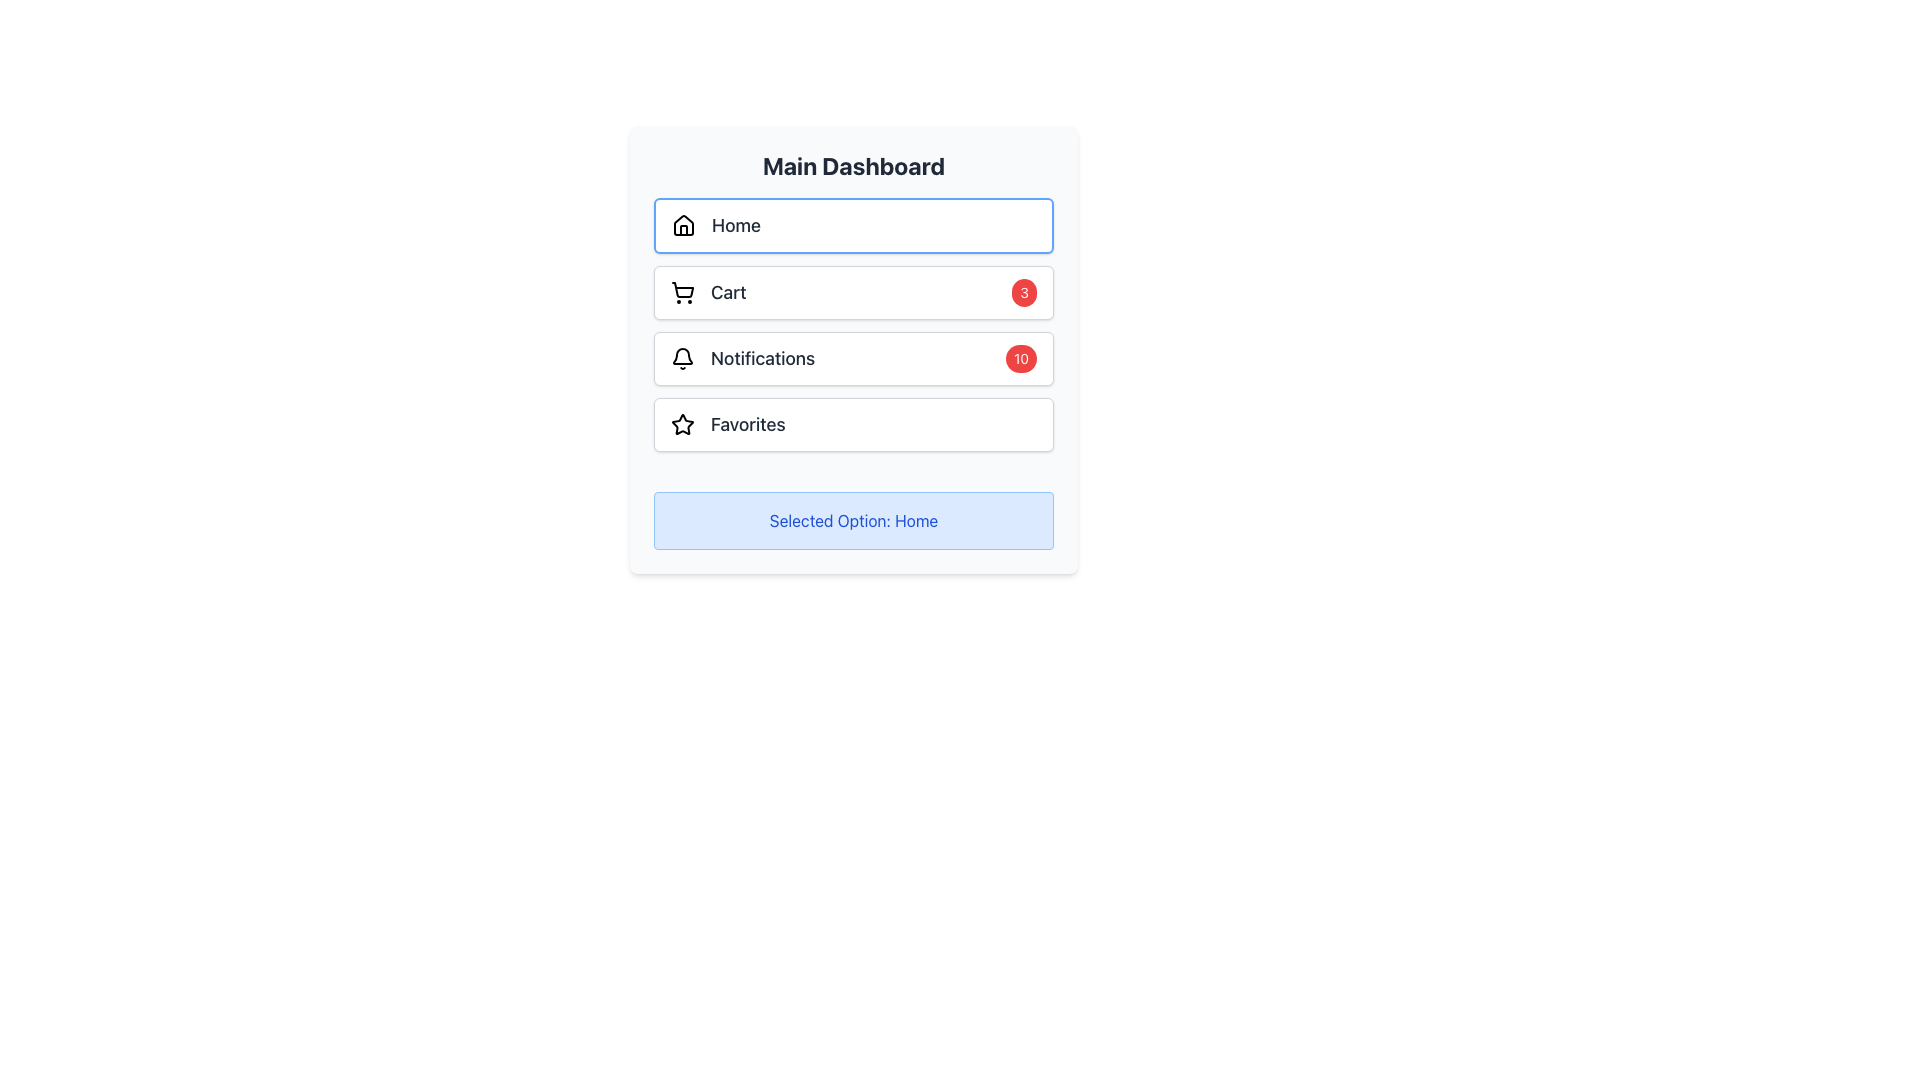  Describe the element at coordinates (682, 423) in the screenshot. I see `the star icon representing the Favorites section in the Main Dashboard` at that location.